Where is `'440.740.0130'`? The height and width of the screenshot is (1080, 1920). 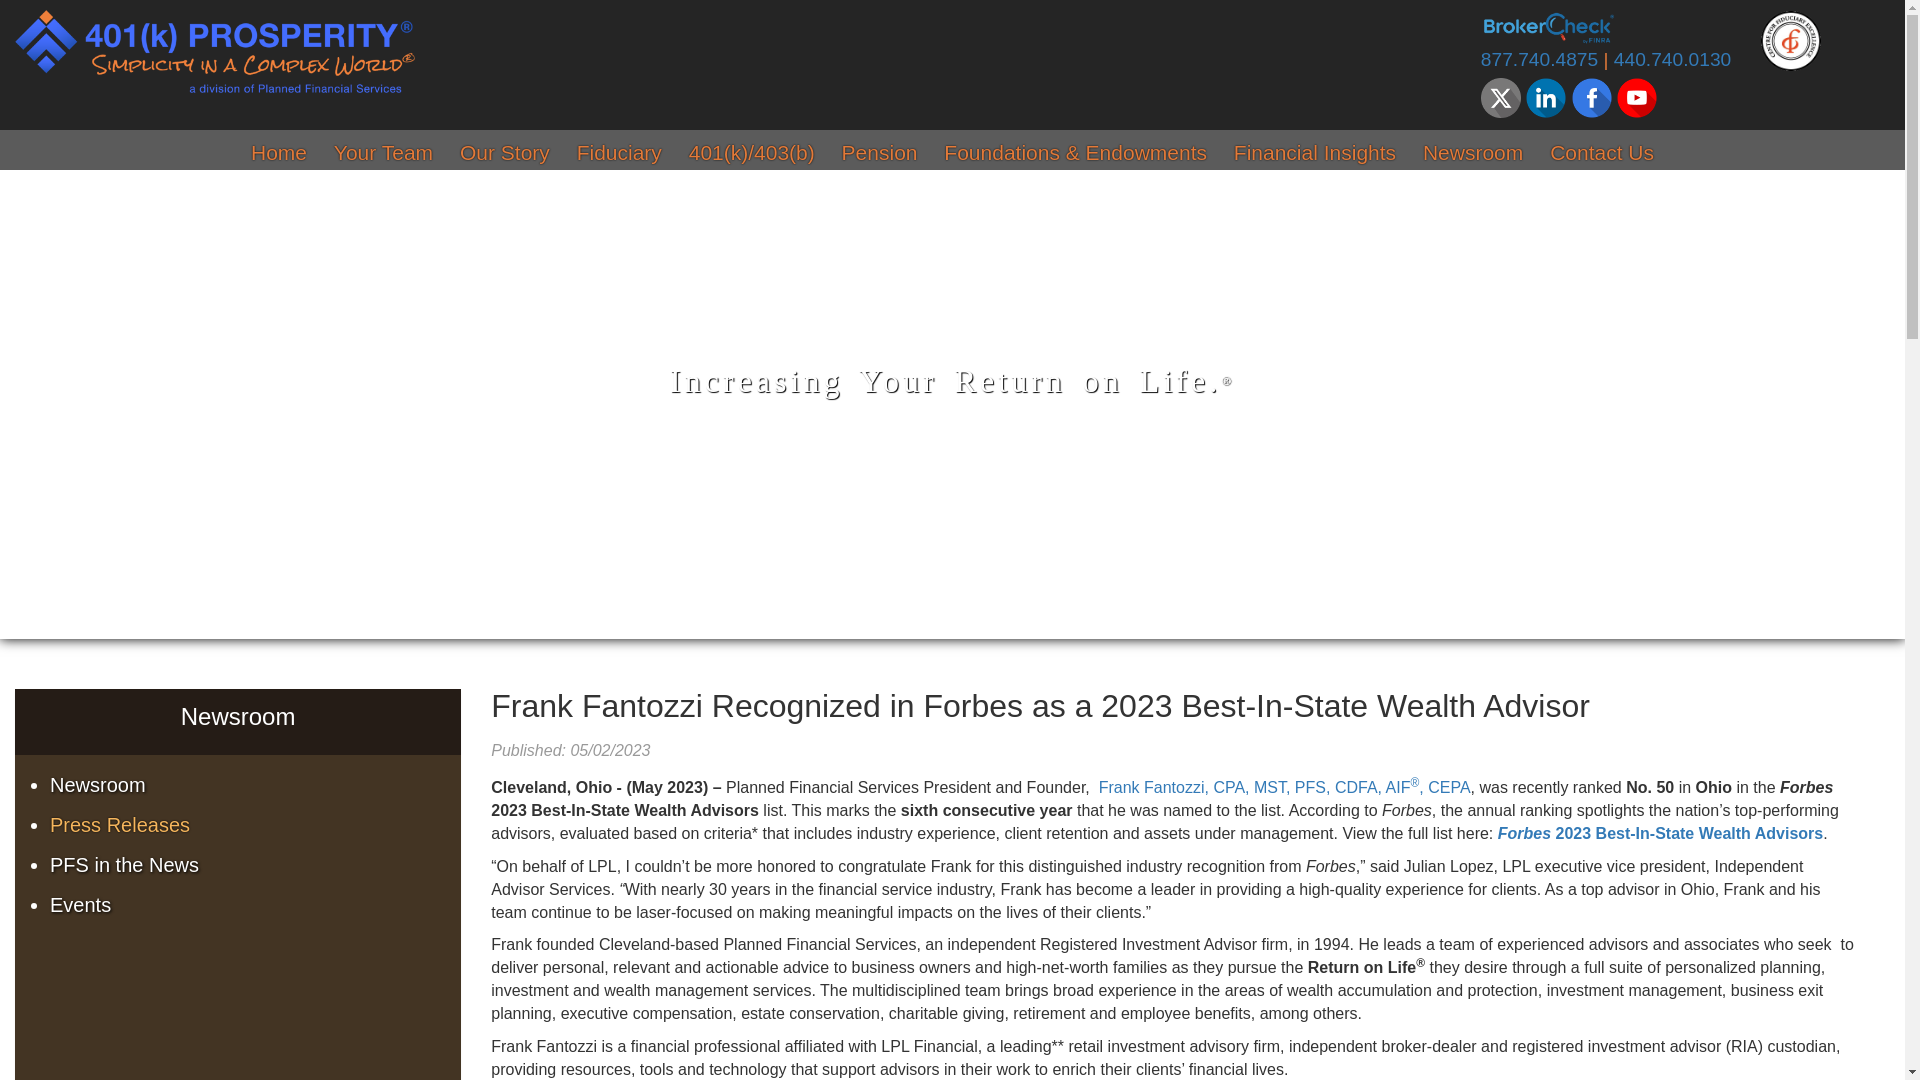 '440.740.0130' is located at coordinates (1613, 58).